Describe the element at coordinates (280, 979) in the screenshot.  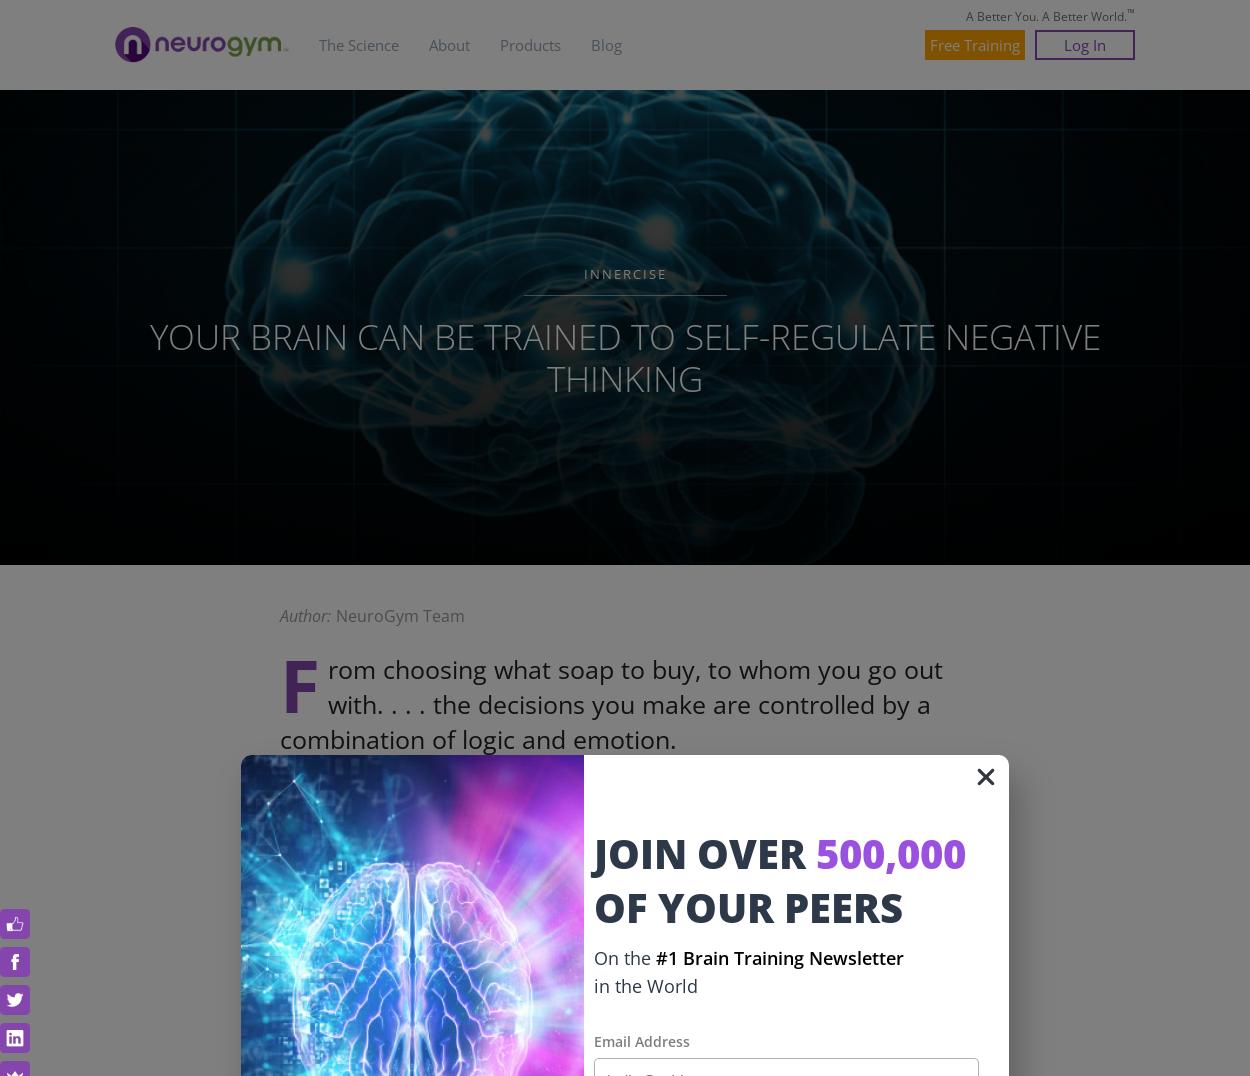
I see `'Understanding how the decision-making process works is essential to preventing poor choices in the future.'` at that location.